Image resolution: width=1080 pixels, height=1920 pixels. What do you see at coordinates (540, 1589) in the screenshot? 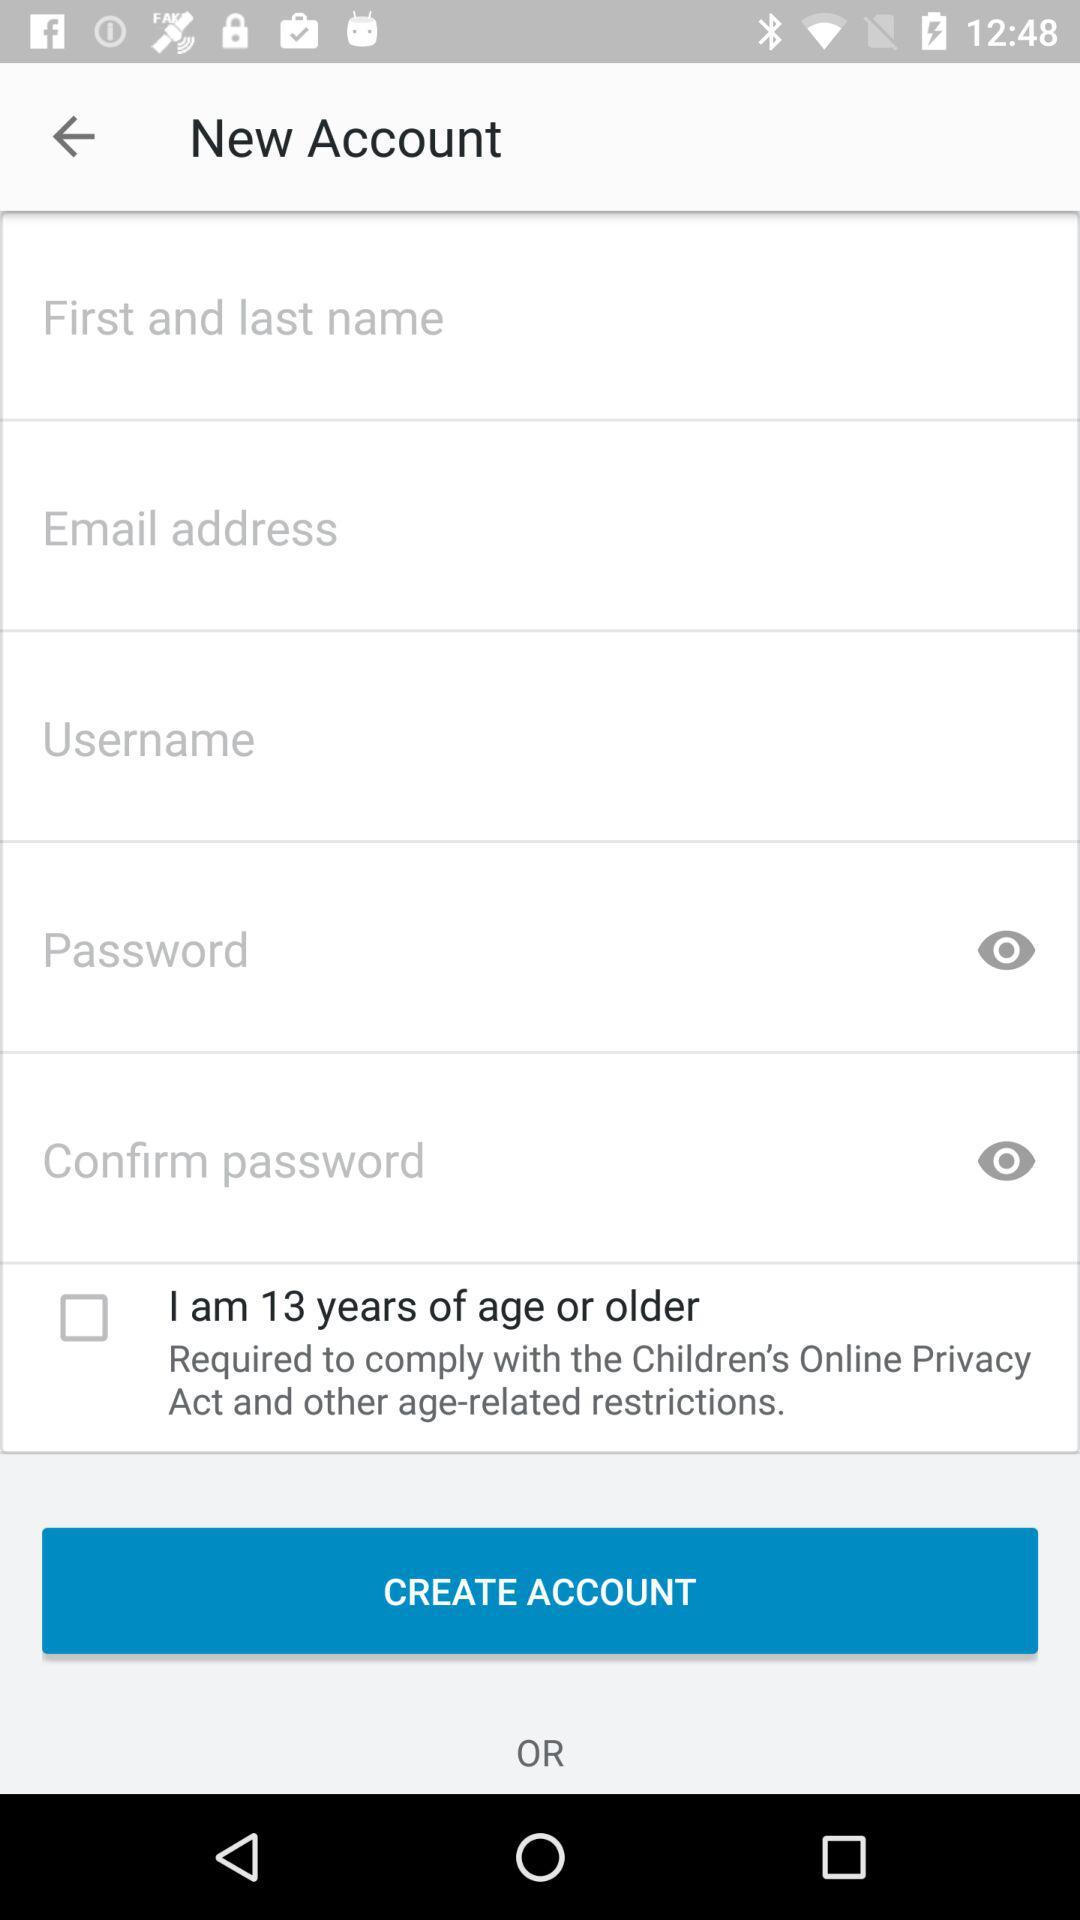
I see `the create account item` at bounding box center [540, 1589].